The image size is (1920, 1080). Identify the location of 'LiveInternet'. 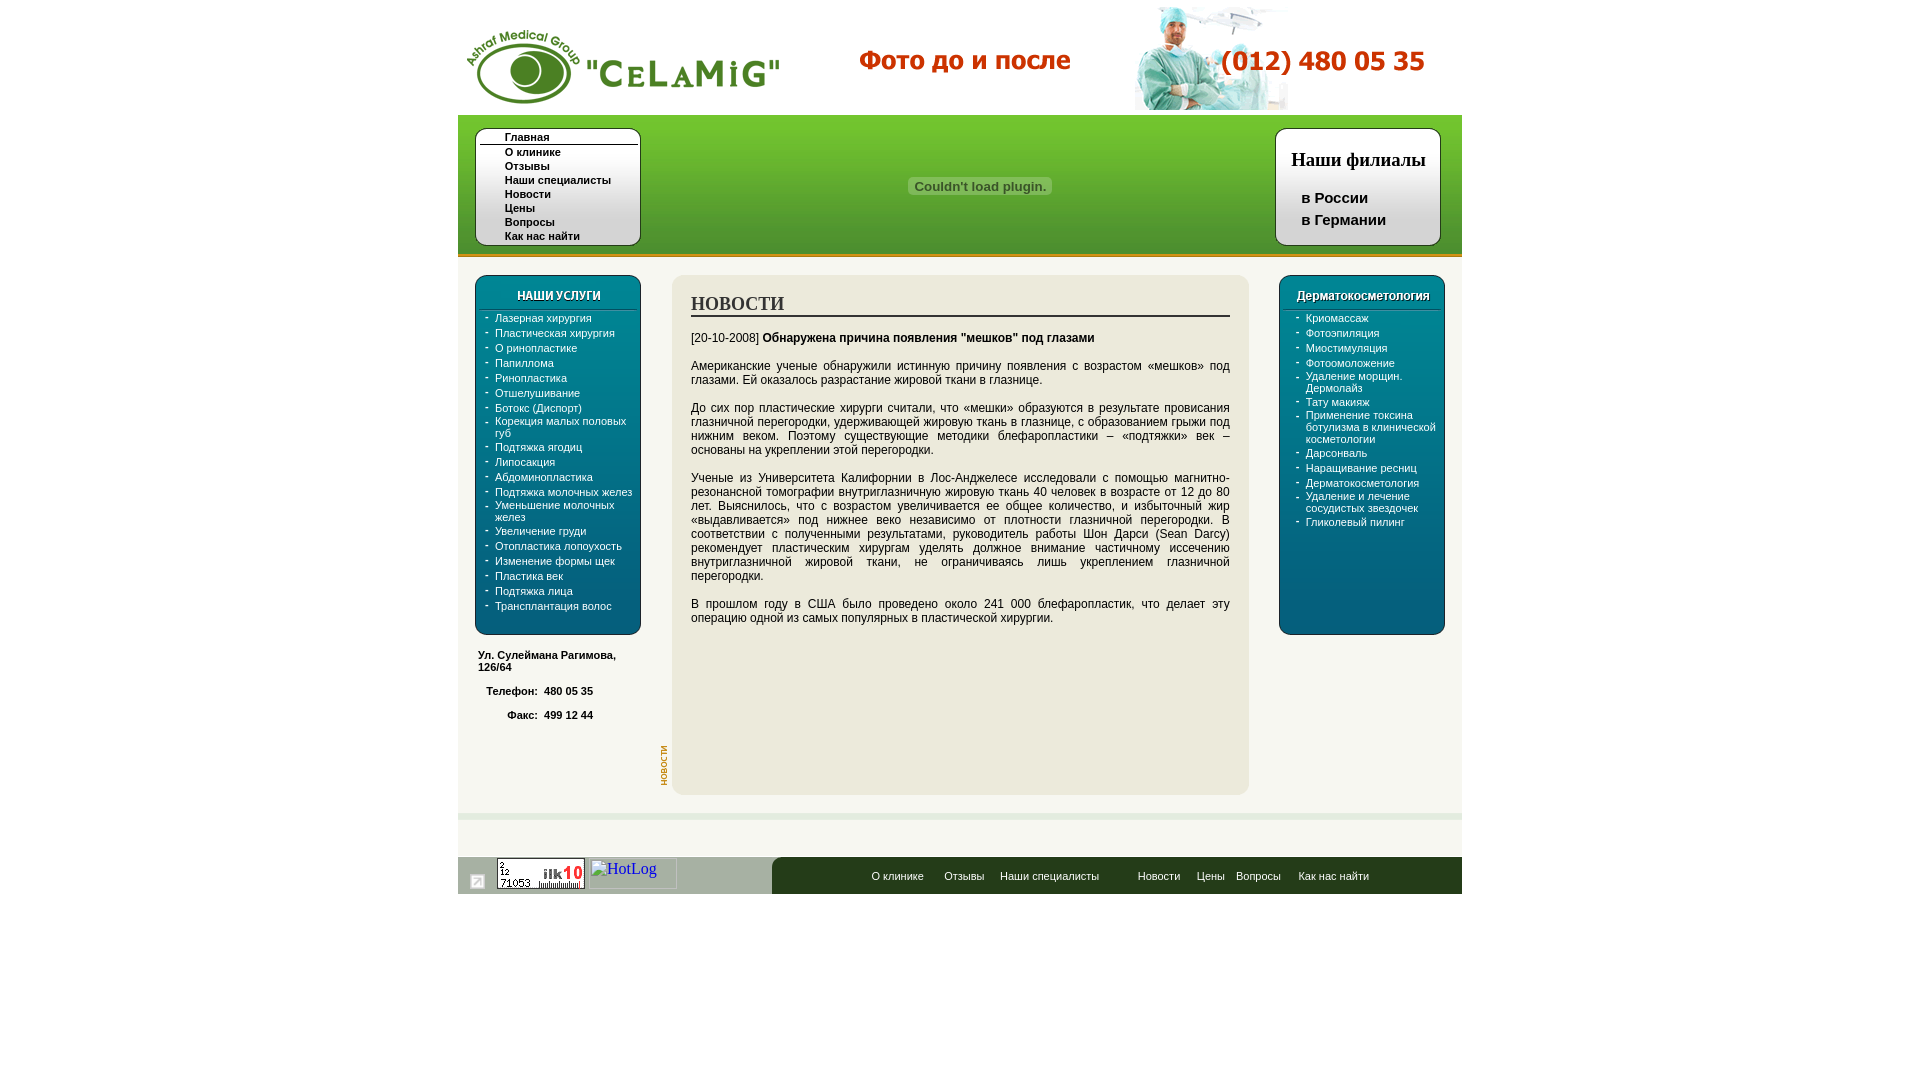
(476, 880).